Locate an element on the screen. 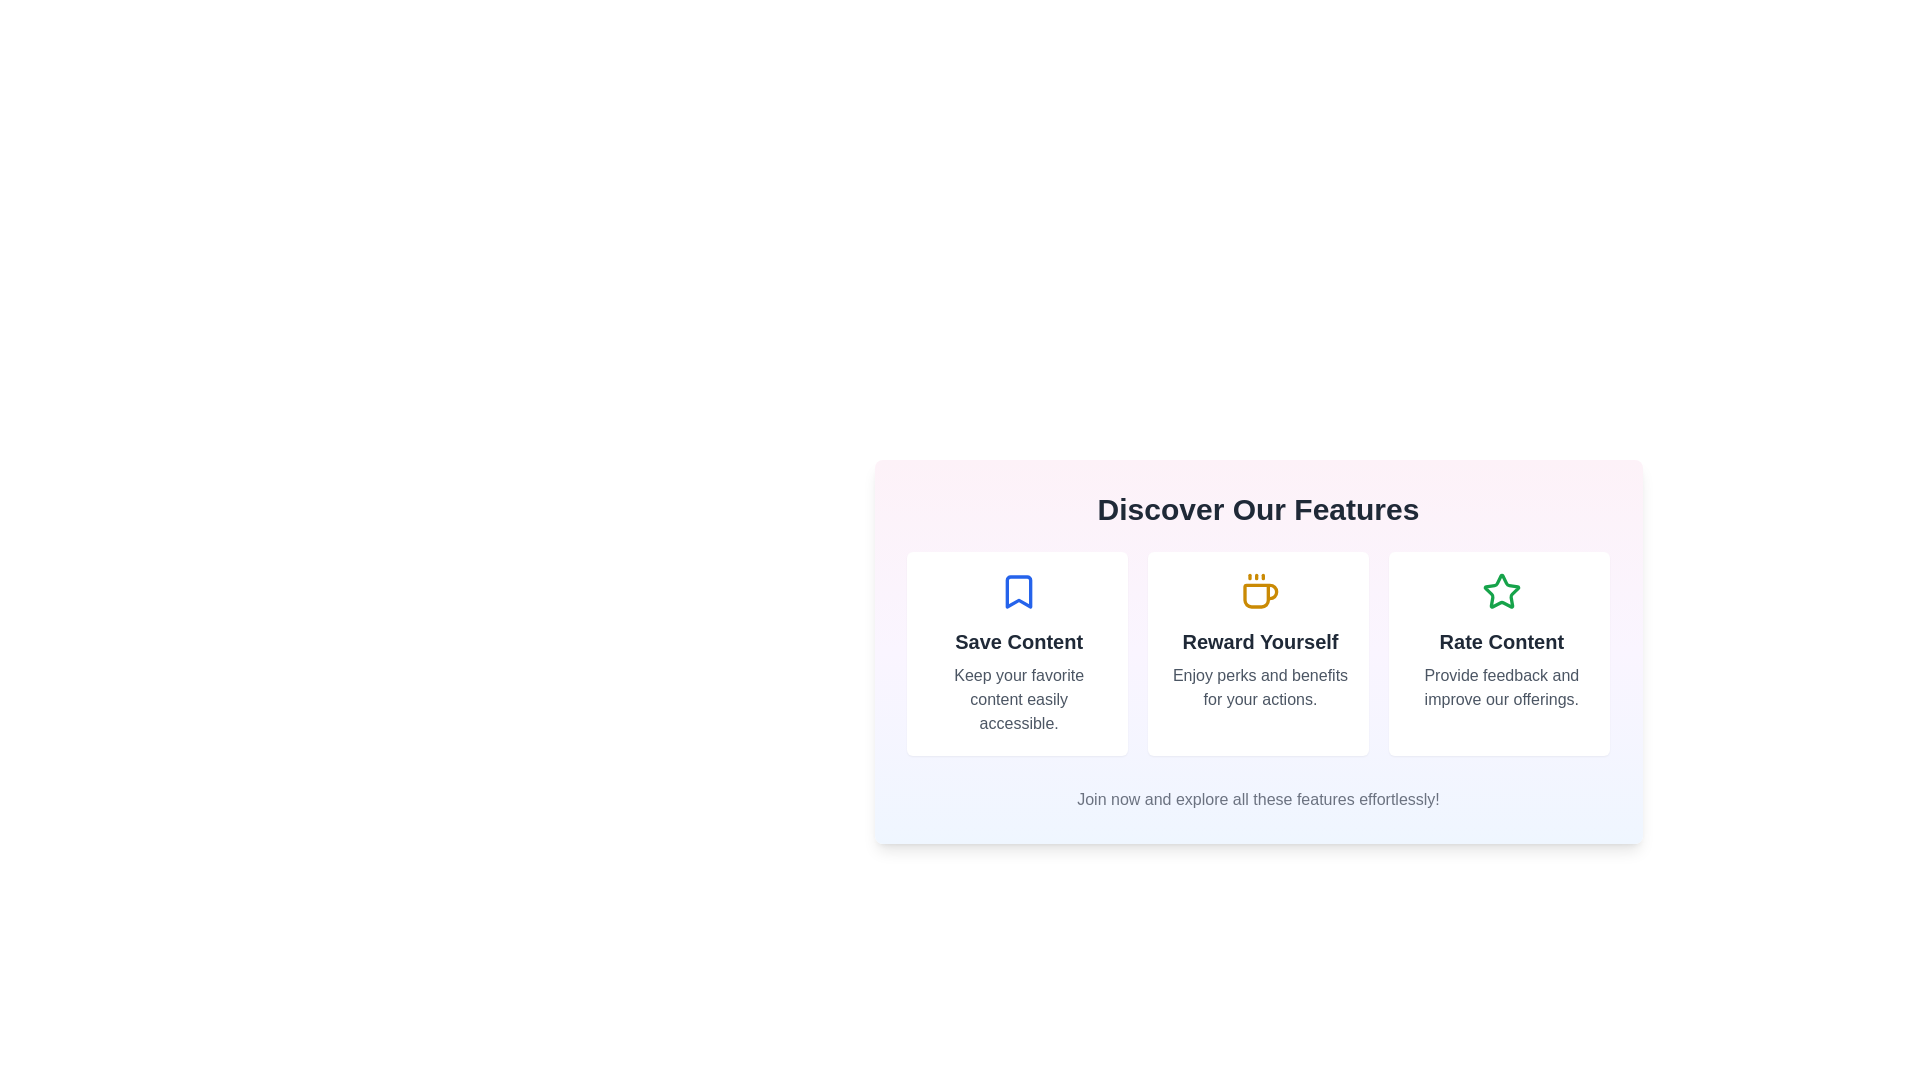 This screenshot has height=1080, width=1920. the blue bookmark-shaped icon located at the top center of the 'Save Content' feature card, which is positioned above the title 'Save Content' is located at coordinates (1019, 590).